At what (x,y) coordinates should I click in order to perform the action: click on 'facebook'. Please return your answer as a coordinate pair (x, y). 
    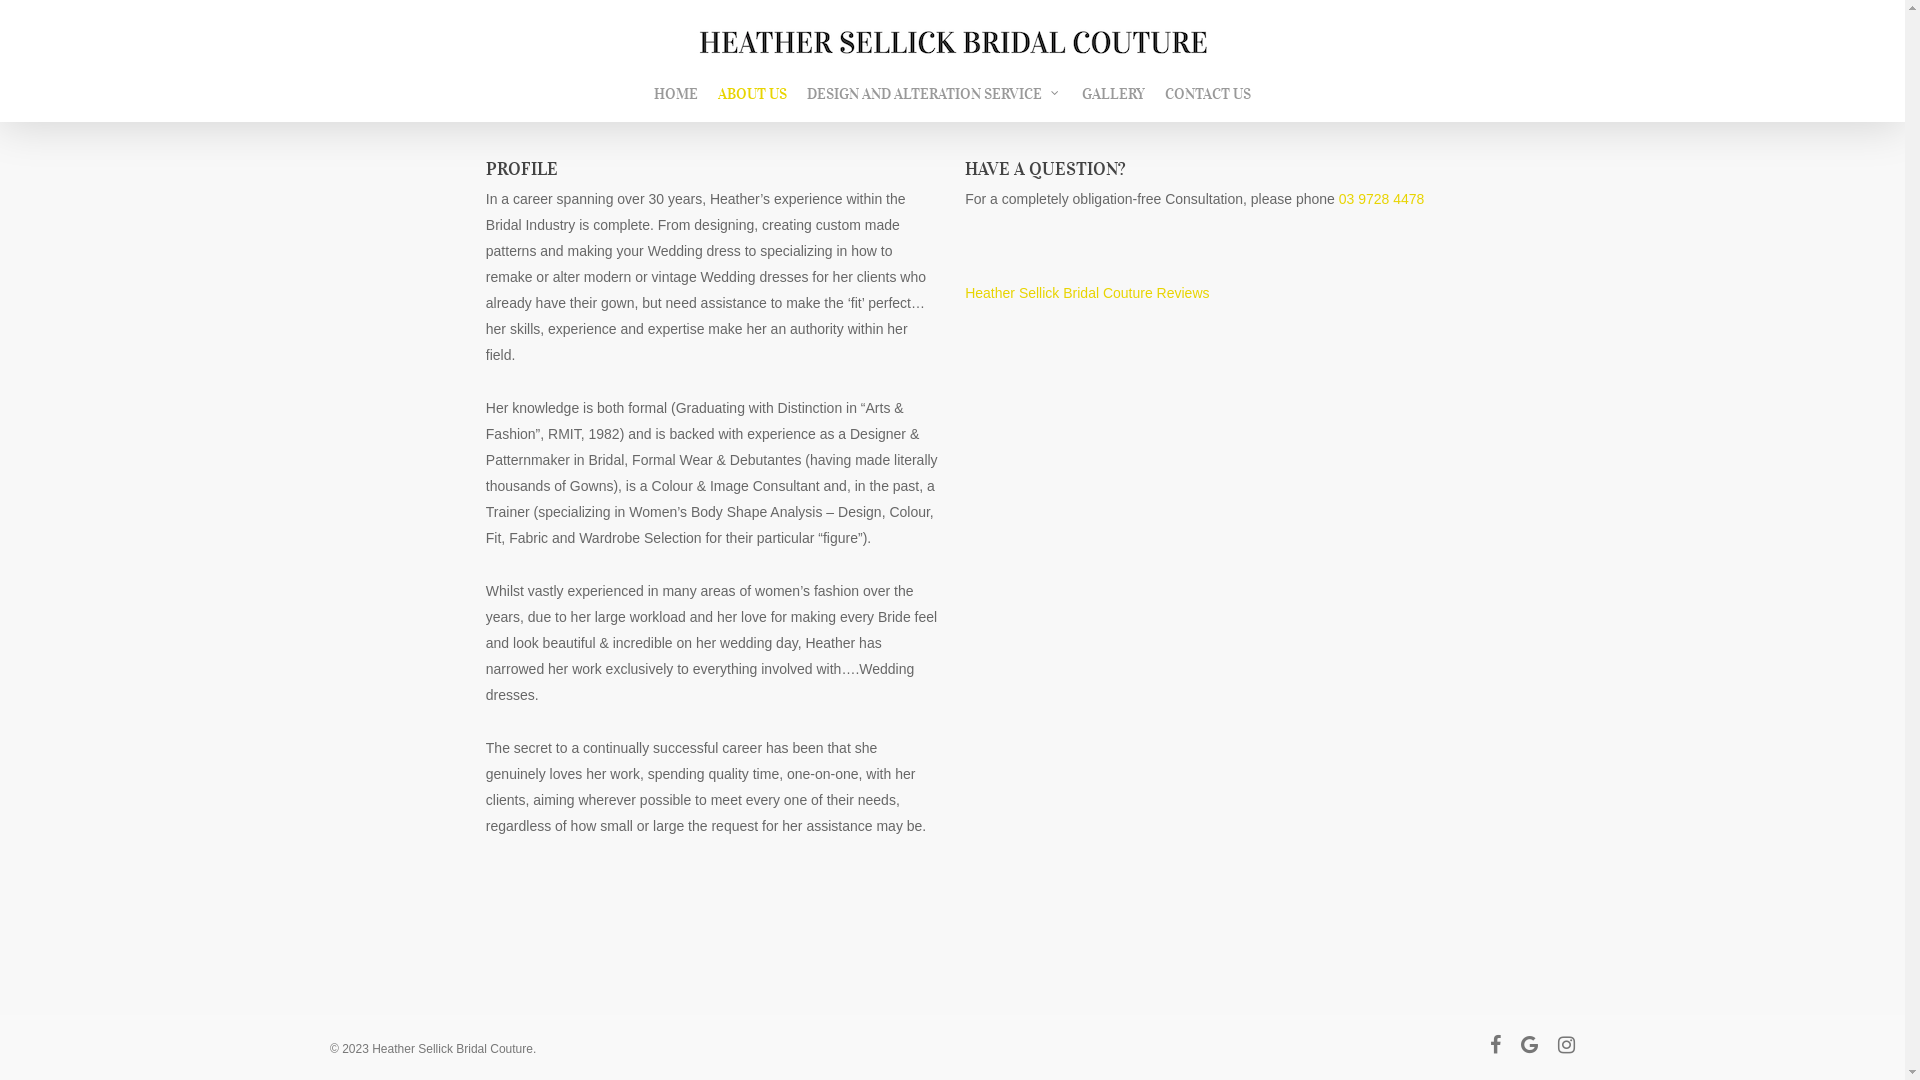
    Looking at the image, I should click on (1495, 1045).